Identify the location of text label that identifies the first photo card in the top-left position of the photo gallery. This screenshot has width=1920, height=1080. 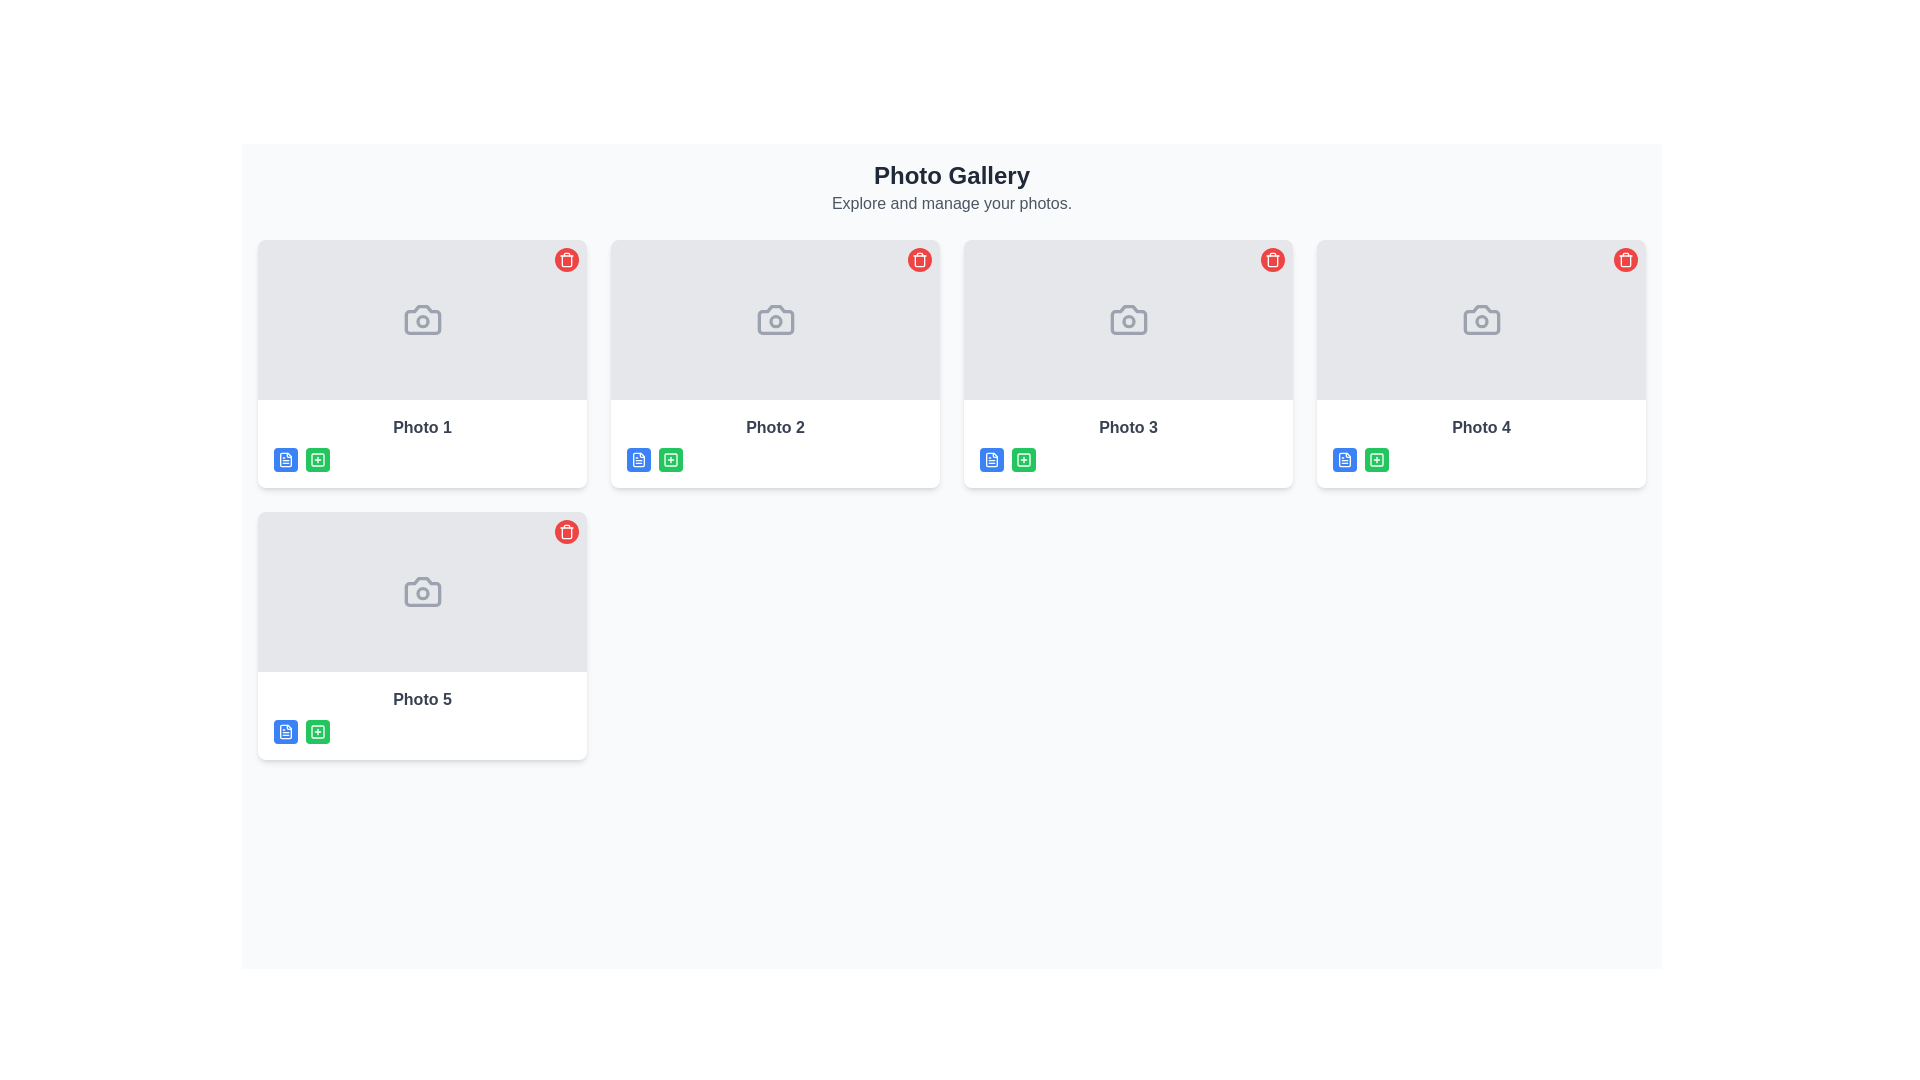
(421, 427).